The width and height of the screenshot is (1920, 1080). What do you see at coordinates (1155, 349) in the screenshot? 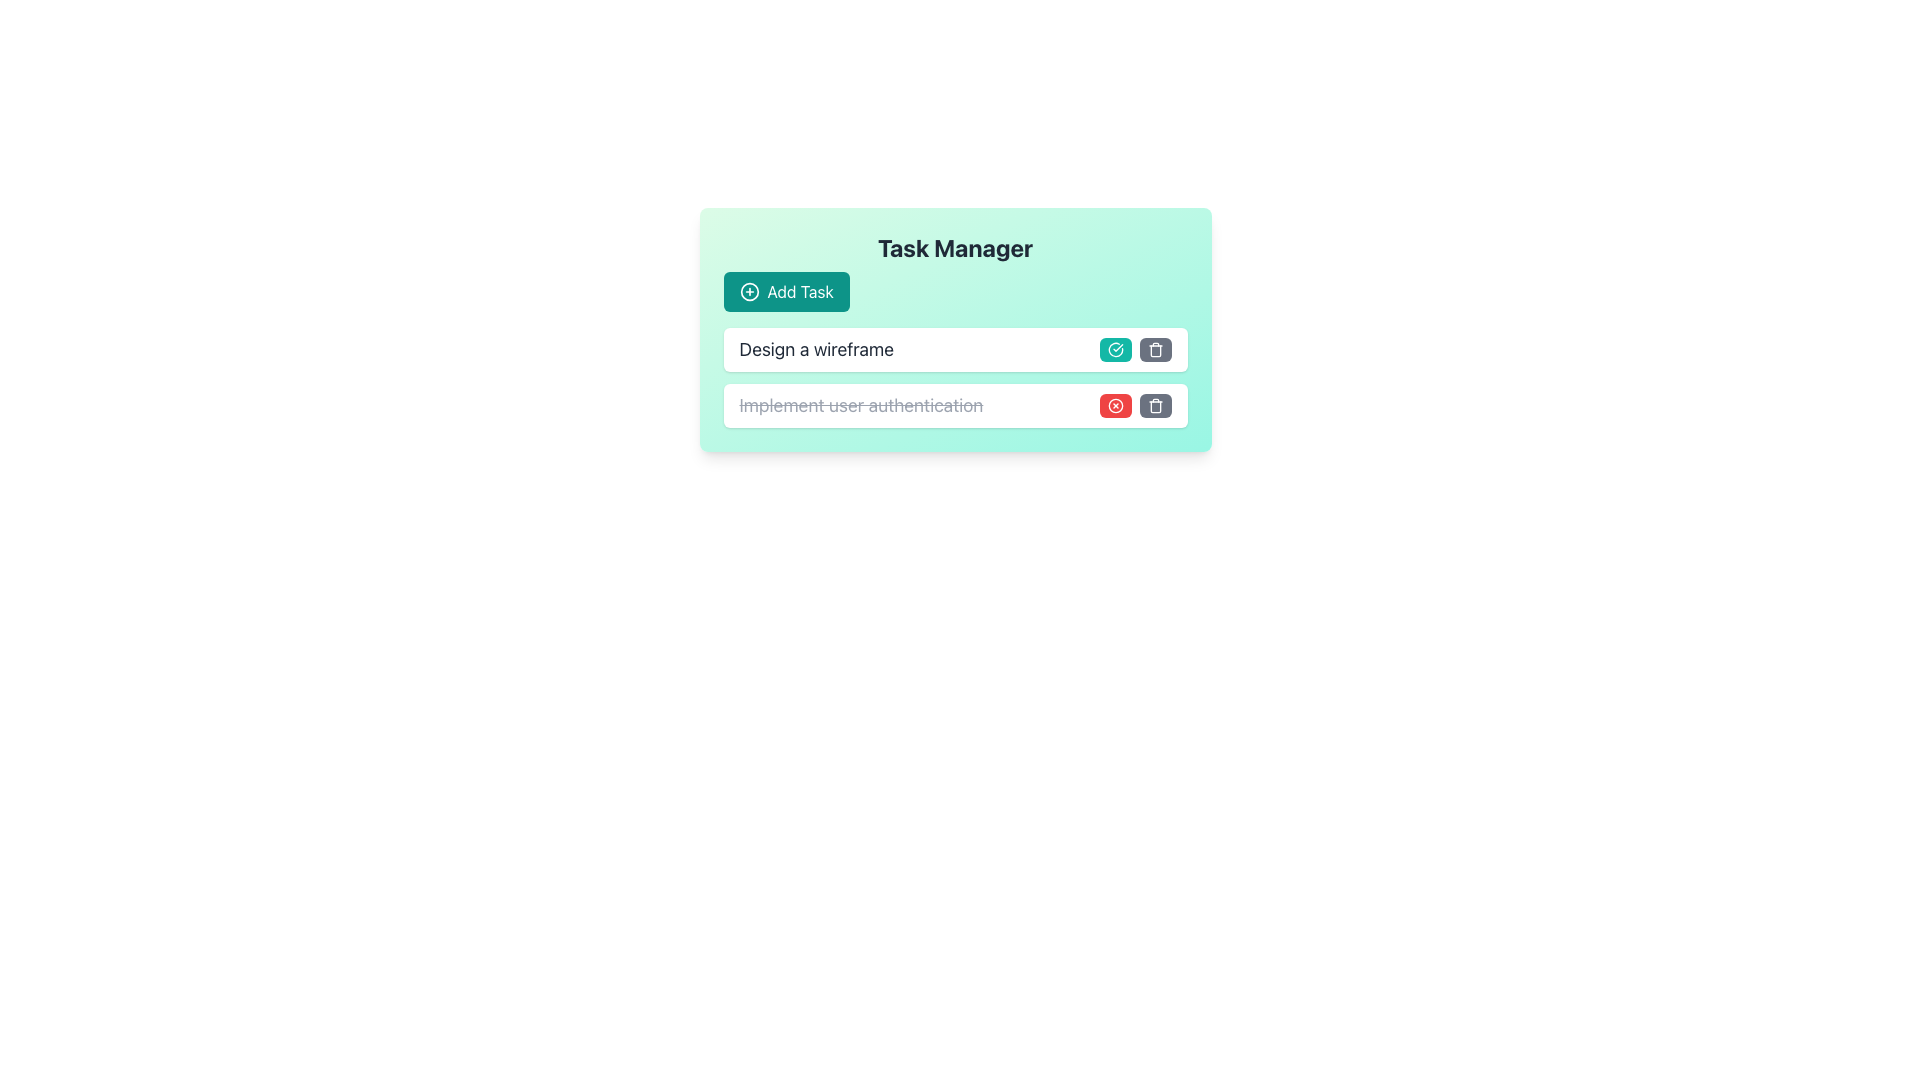
I see `the trashcan button with a gray background and white text, positioned to the far right of the action buttons` at bounding box center [1155, 349].